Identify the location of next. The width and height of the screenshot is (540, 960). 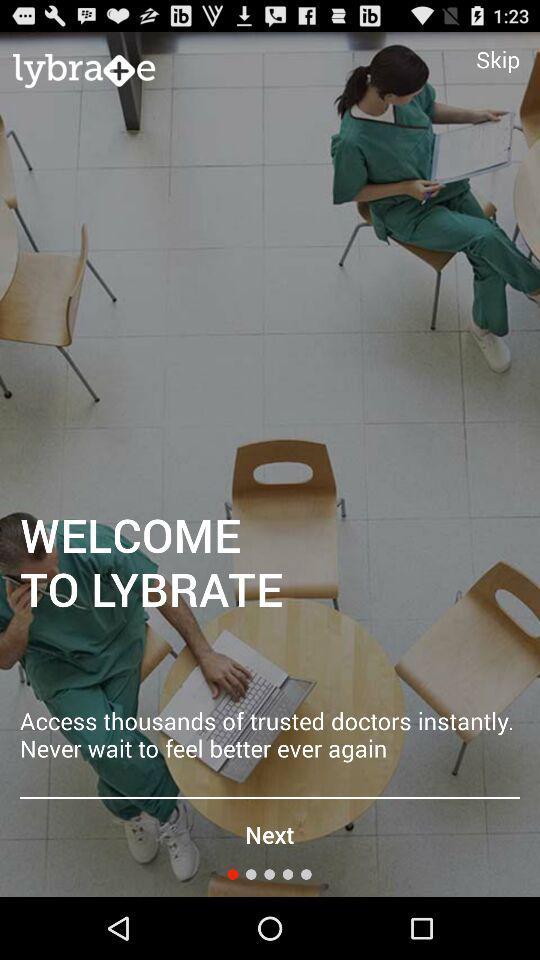
(269, 834).